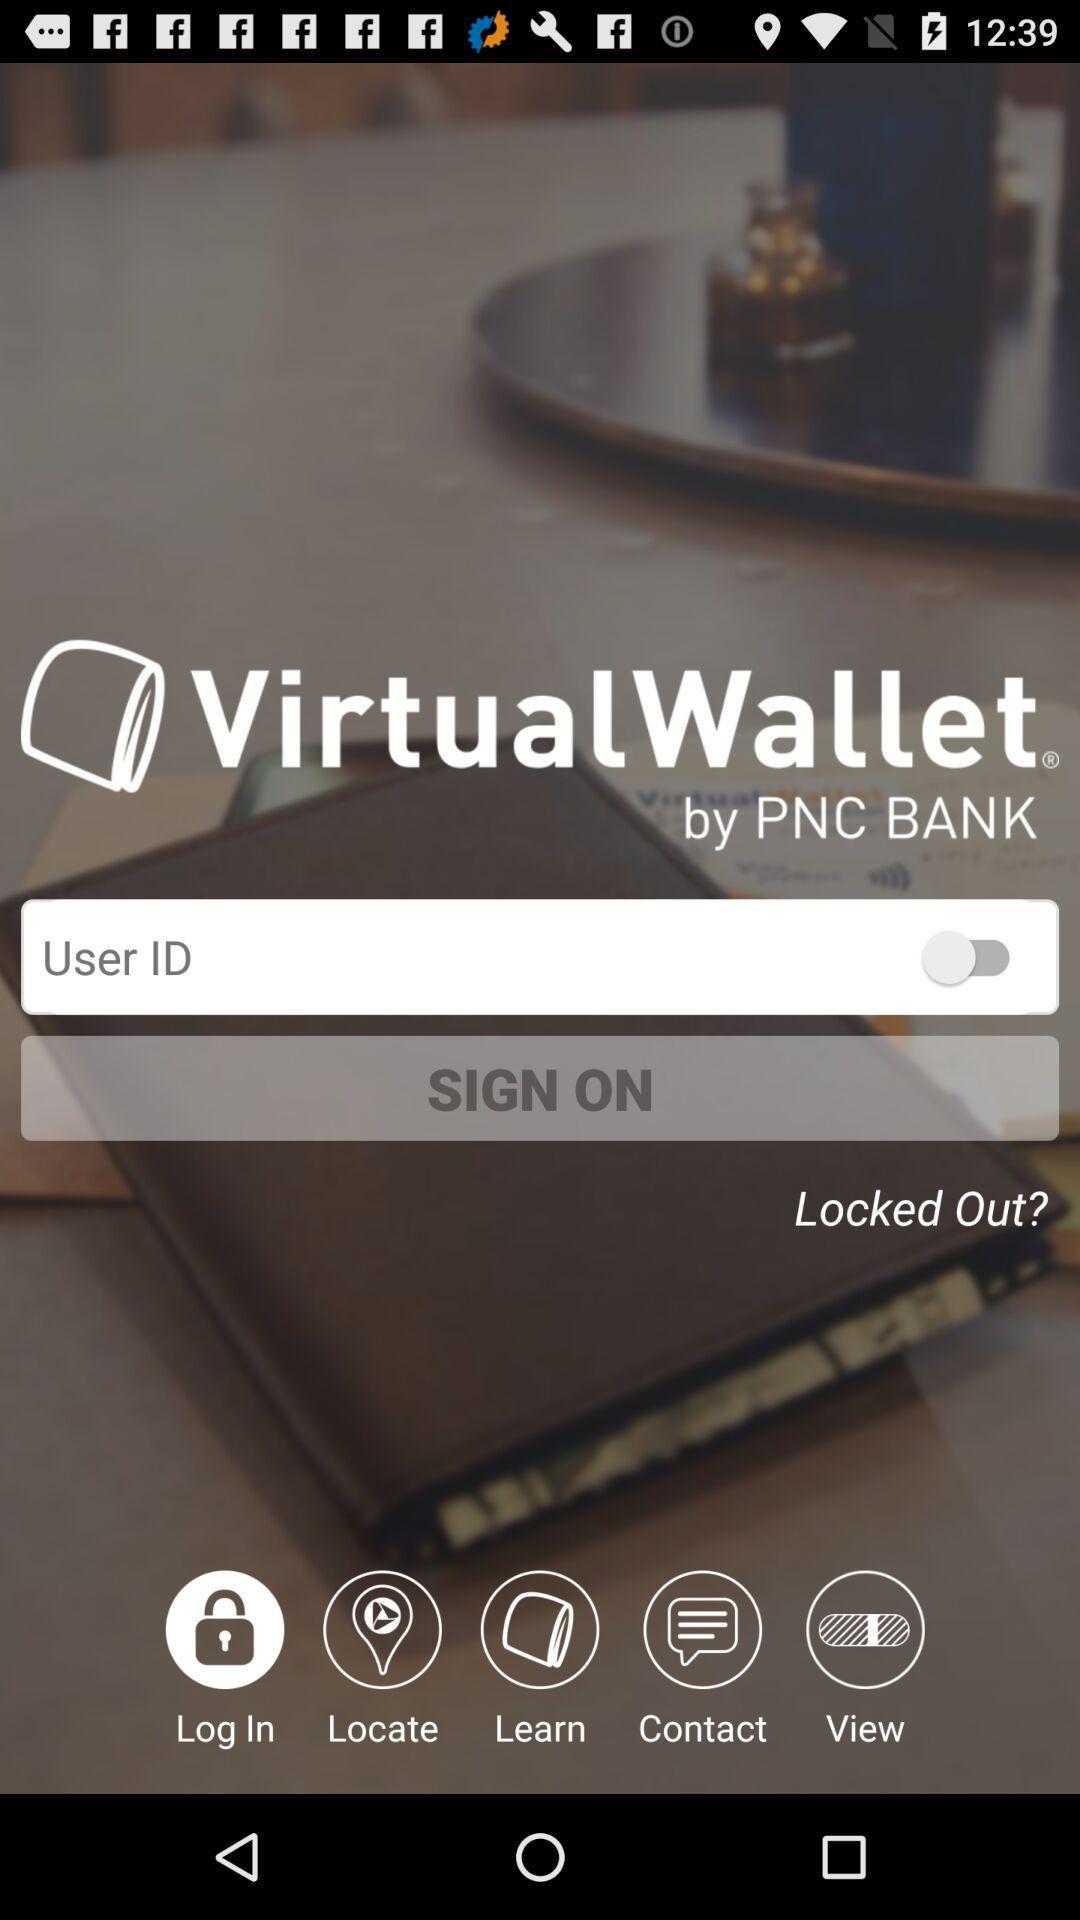  Describe the element at coordinates (701, 1681) in the screenshot. I see `contact item` at that location.